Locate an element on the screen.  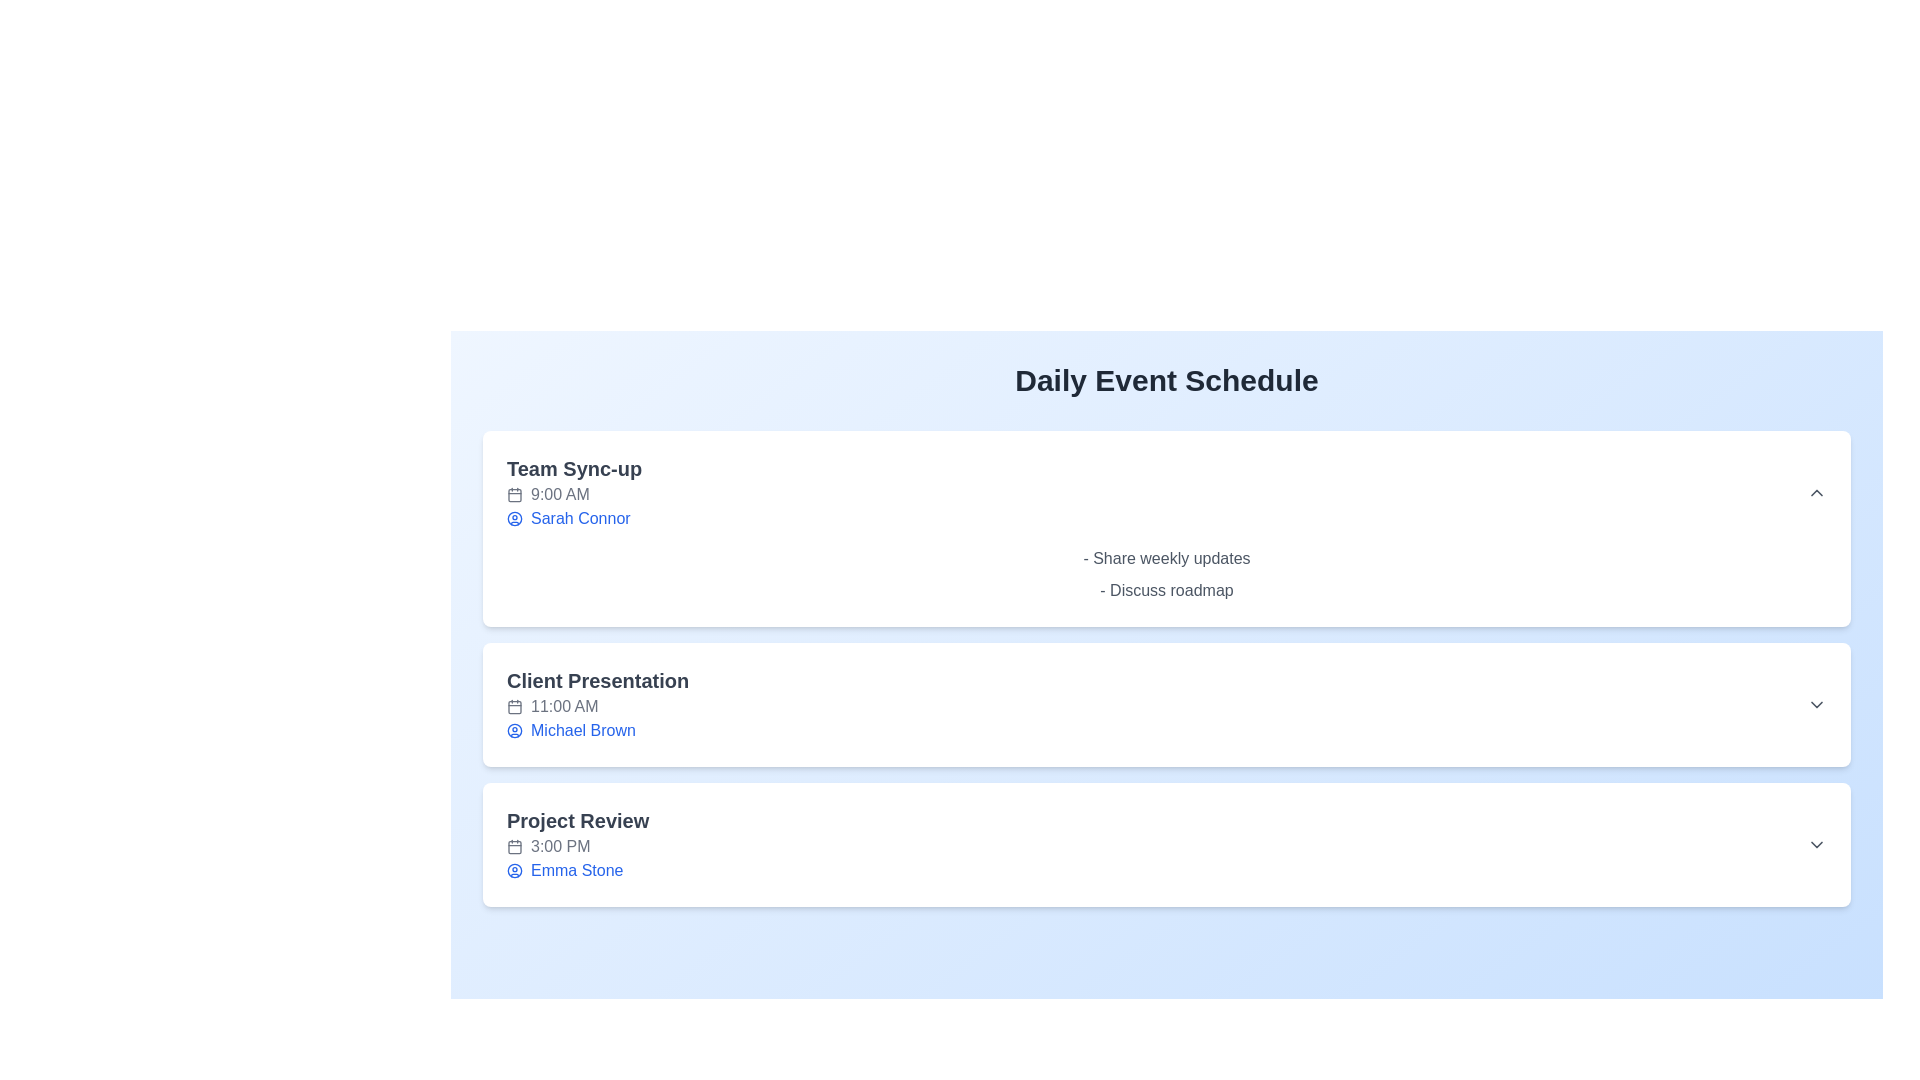
the text label displaying '3:00 PM' for the 'Project Review' event, which is located next to a calendar icon is located at coordinates (560, 847).